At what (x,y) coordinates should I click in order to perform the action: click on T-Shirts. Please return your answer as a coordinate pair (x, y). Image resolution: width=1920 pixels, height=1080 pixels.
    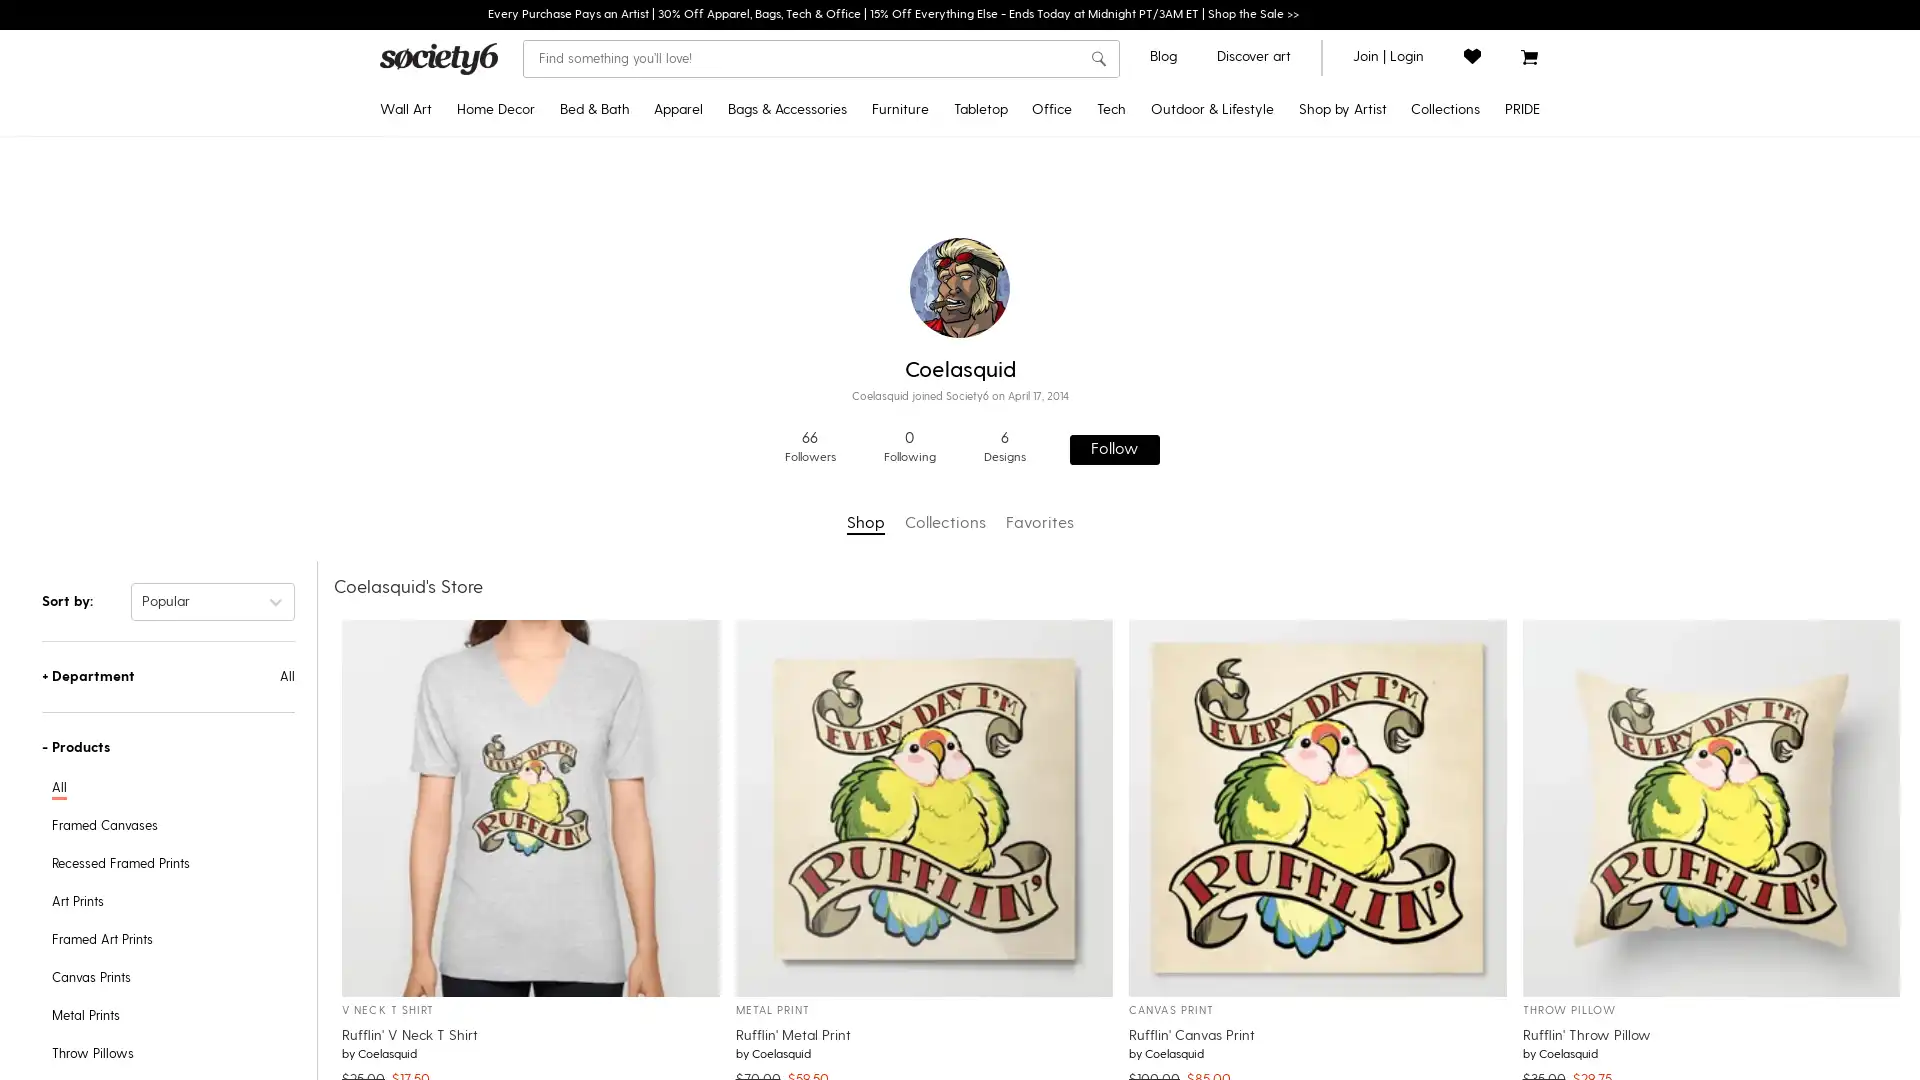
    Looking at the image, I should click on (741, 160).